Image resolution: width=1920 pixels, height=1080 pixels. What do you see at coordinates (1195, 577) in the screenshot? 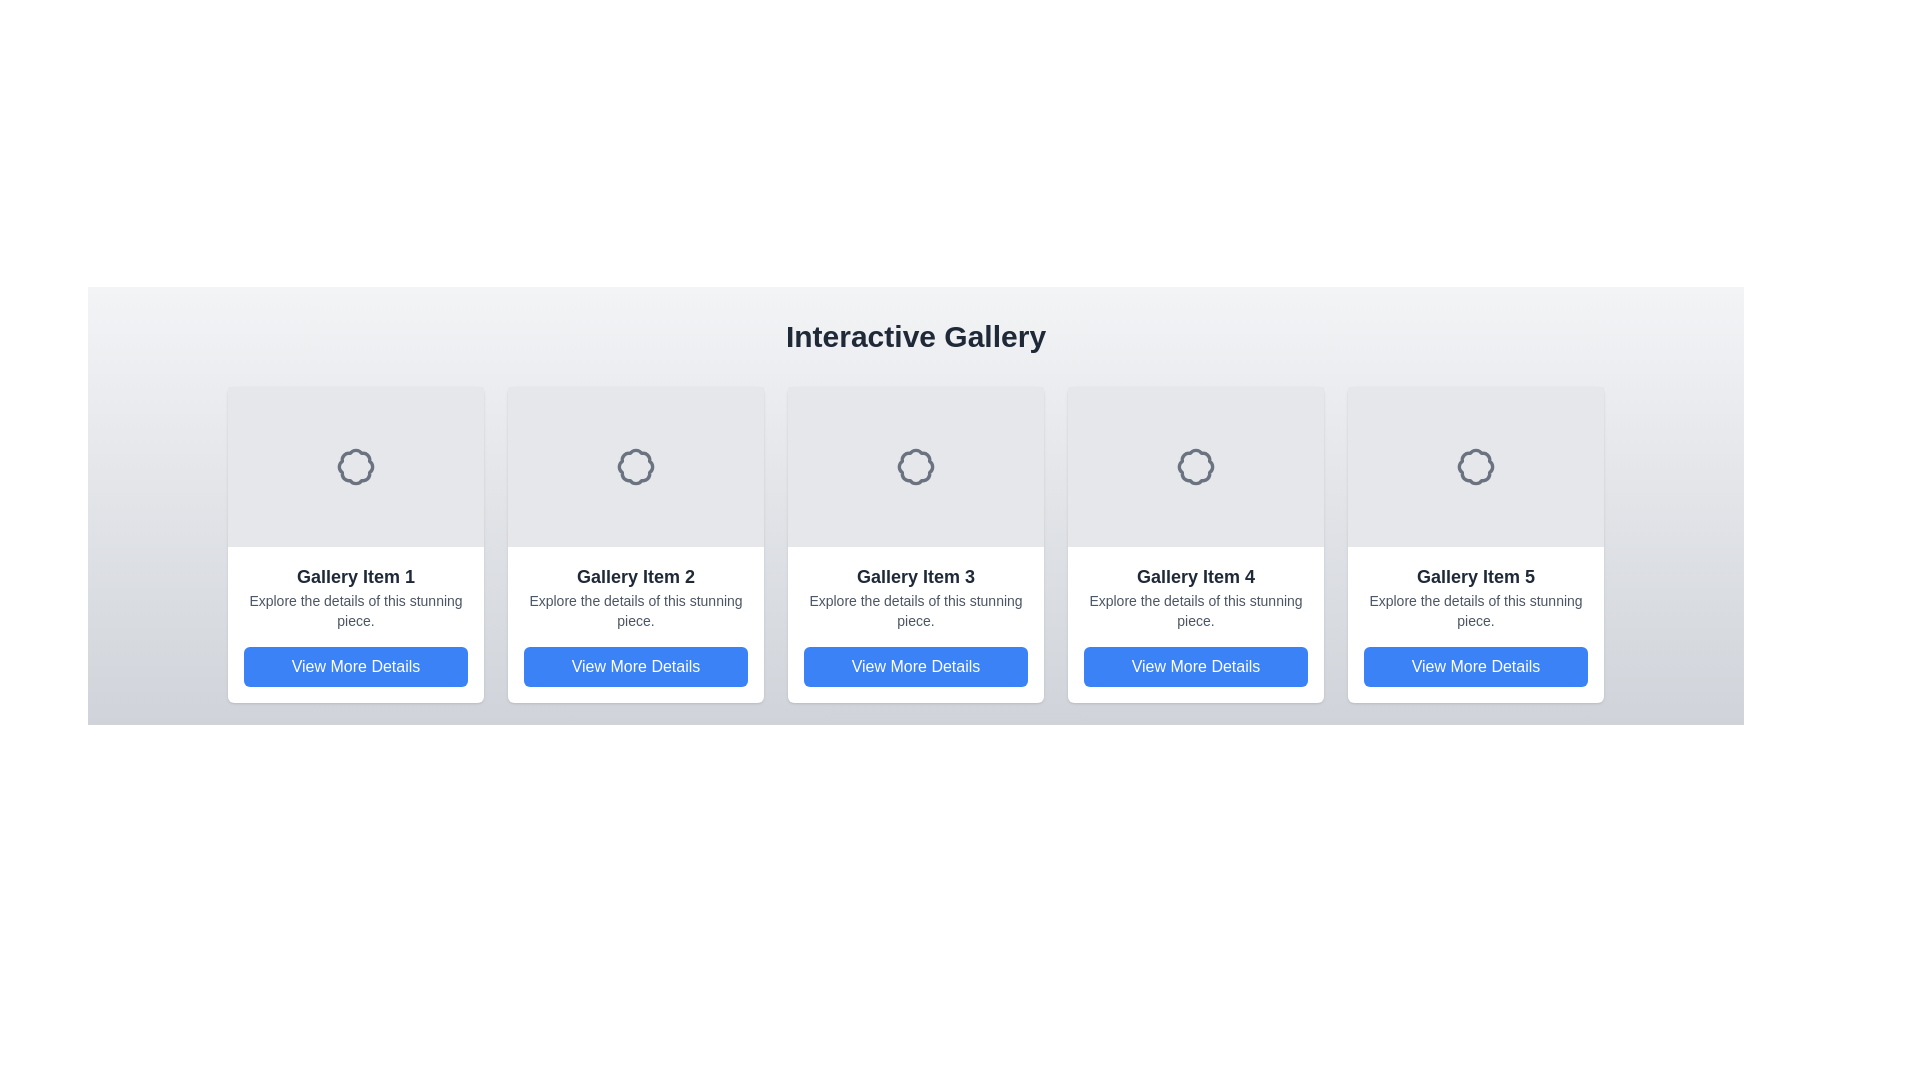
I see `text label displaying 'Gallery Item 4', which is a title indicating the fourth item in a gallery card layout` at bounding box center [1195, 577].